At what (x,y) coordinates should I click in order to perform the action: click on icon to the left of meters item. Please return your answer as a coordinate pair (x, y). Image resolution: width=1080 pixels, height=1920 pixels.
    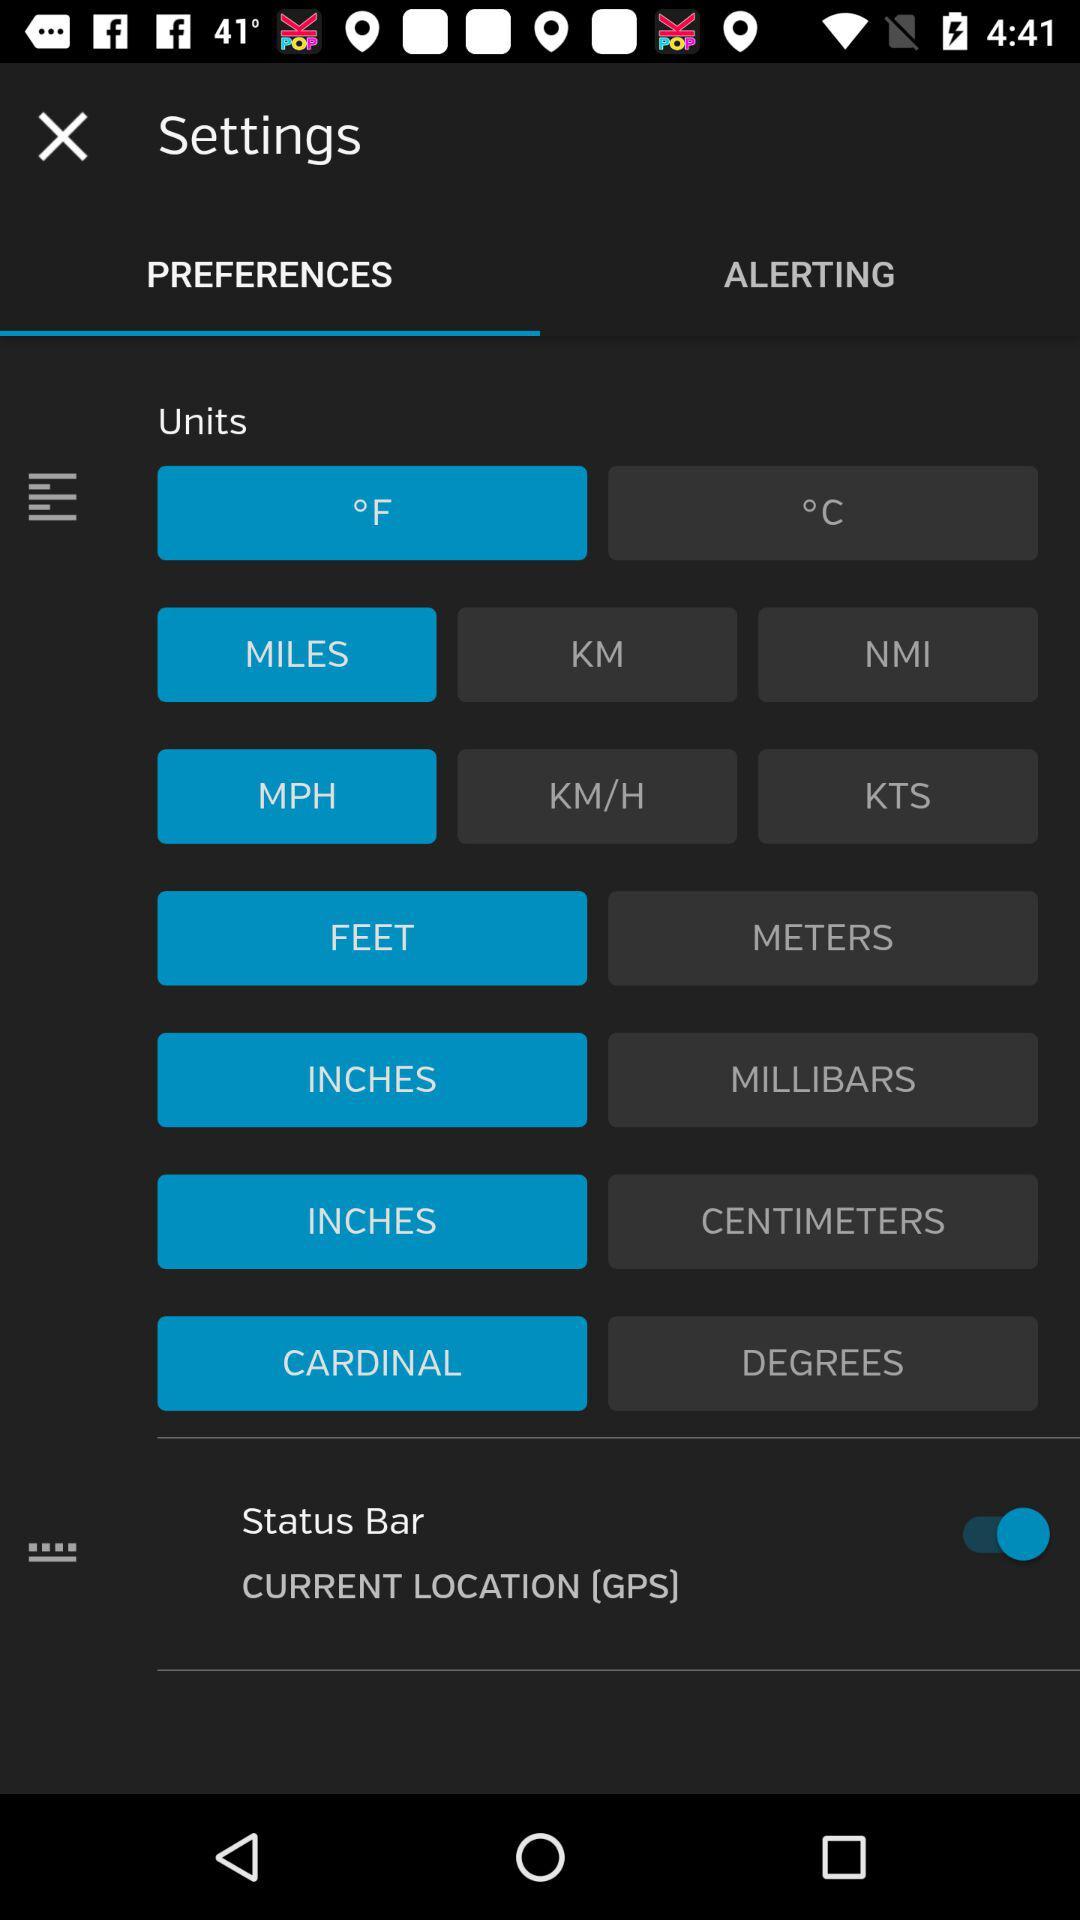
    Looking at the image, I should click on (372, 937).